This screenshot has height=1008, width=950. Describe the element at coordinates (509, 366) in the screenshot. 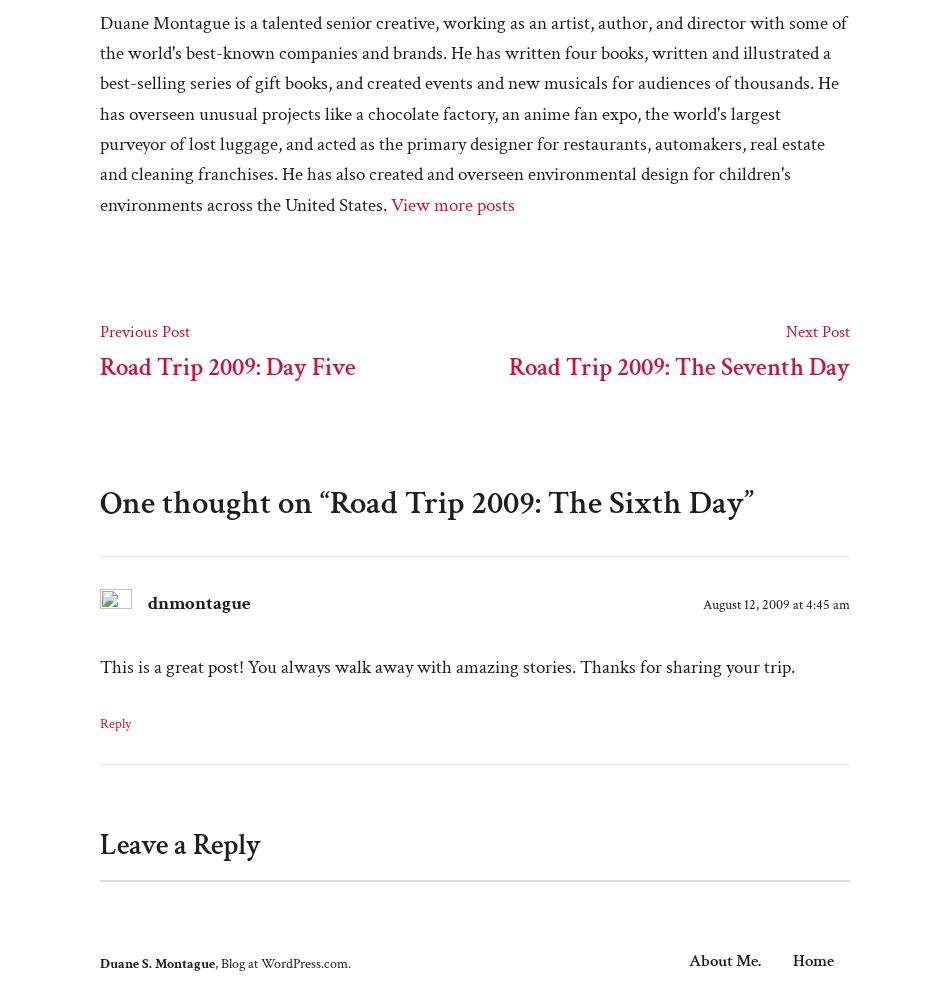

I see `'Road Trip 2009: The Seventh Day'` at that location.